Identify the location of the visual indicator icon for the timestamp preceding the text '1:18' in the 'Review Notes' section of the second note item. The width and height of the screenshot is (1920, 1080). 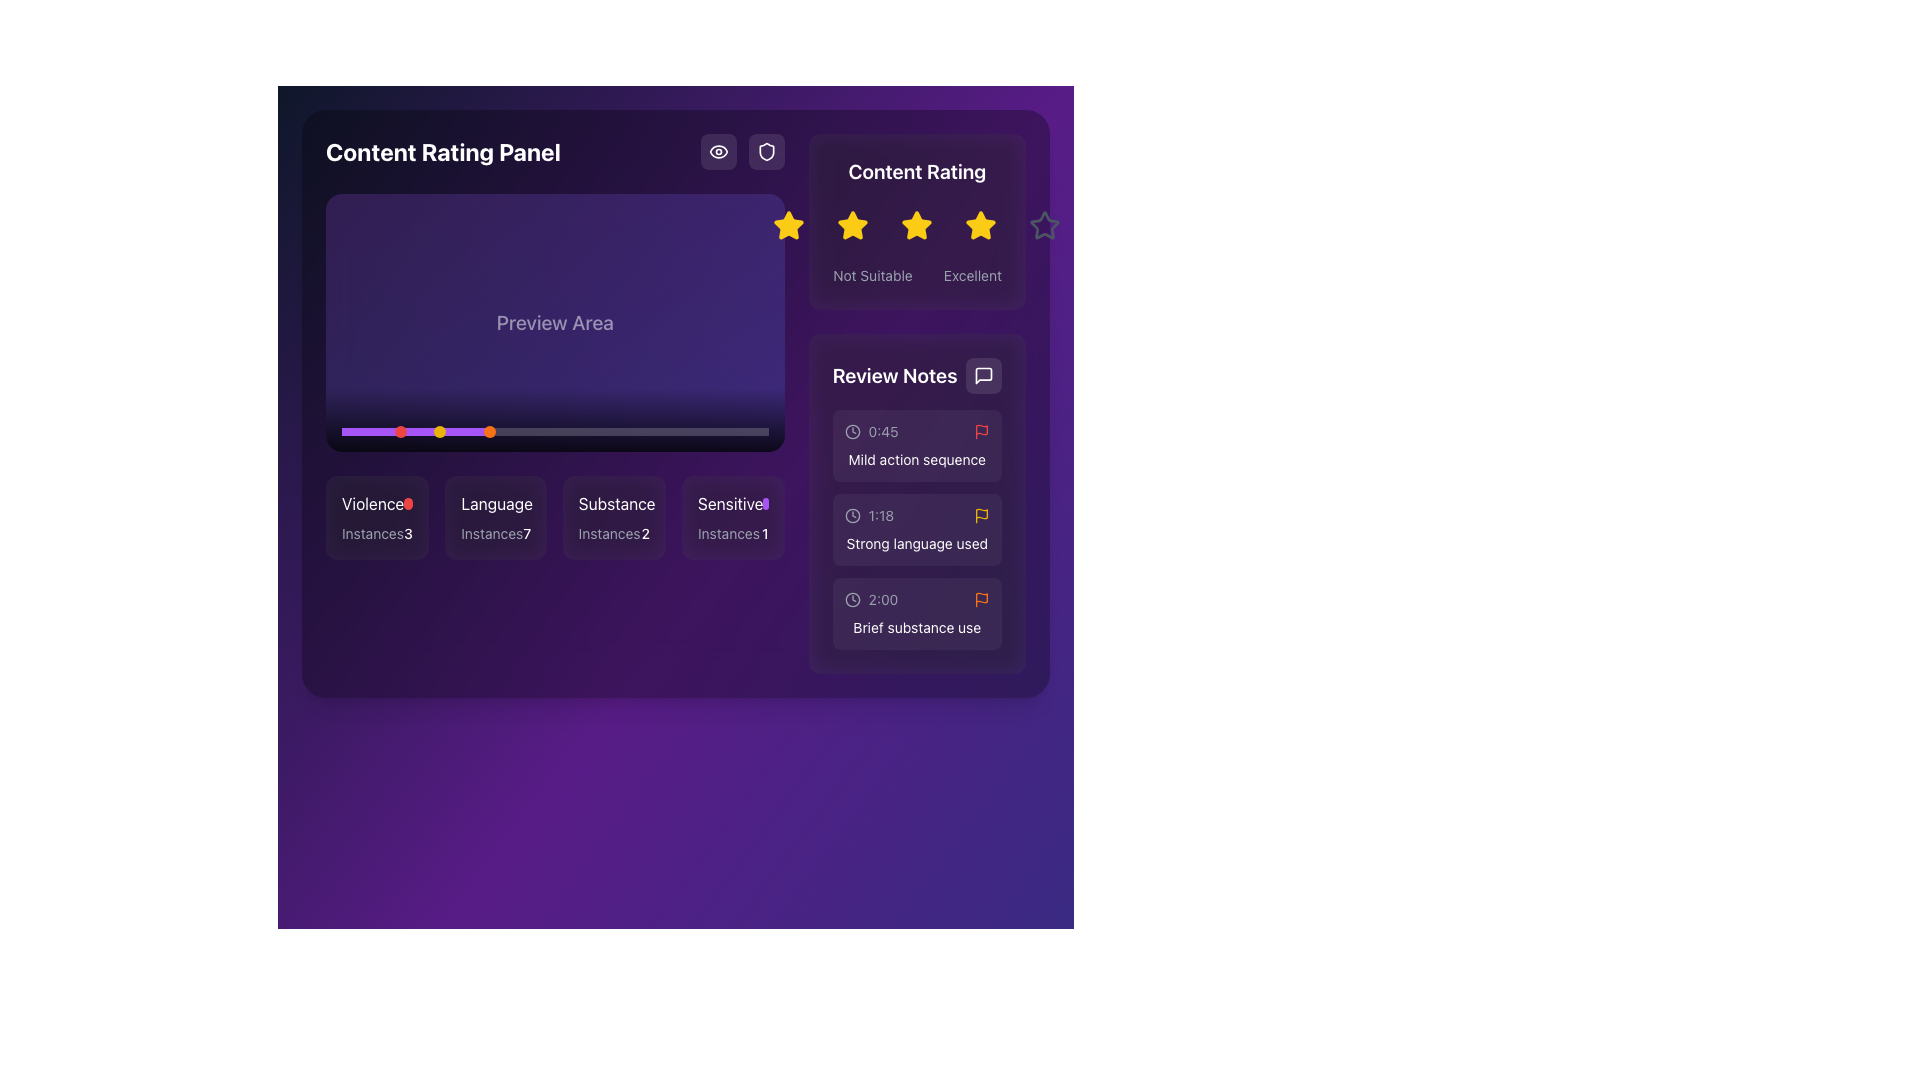
(852, 515).